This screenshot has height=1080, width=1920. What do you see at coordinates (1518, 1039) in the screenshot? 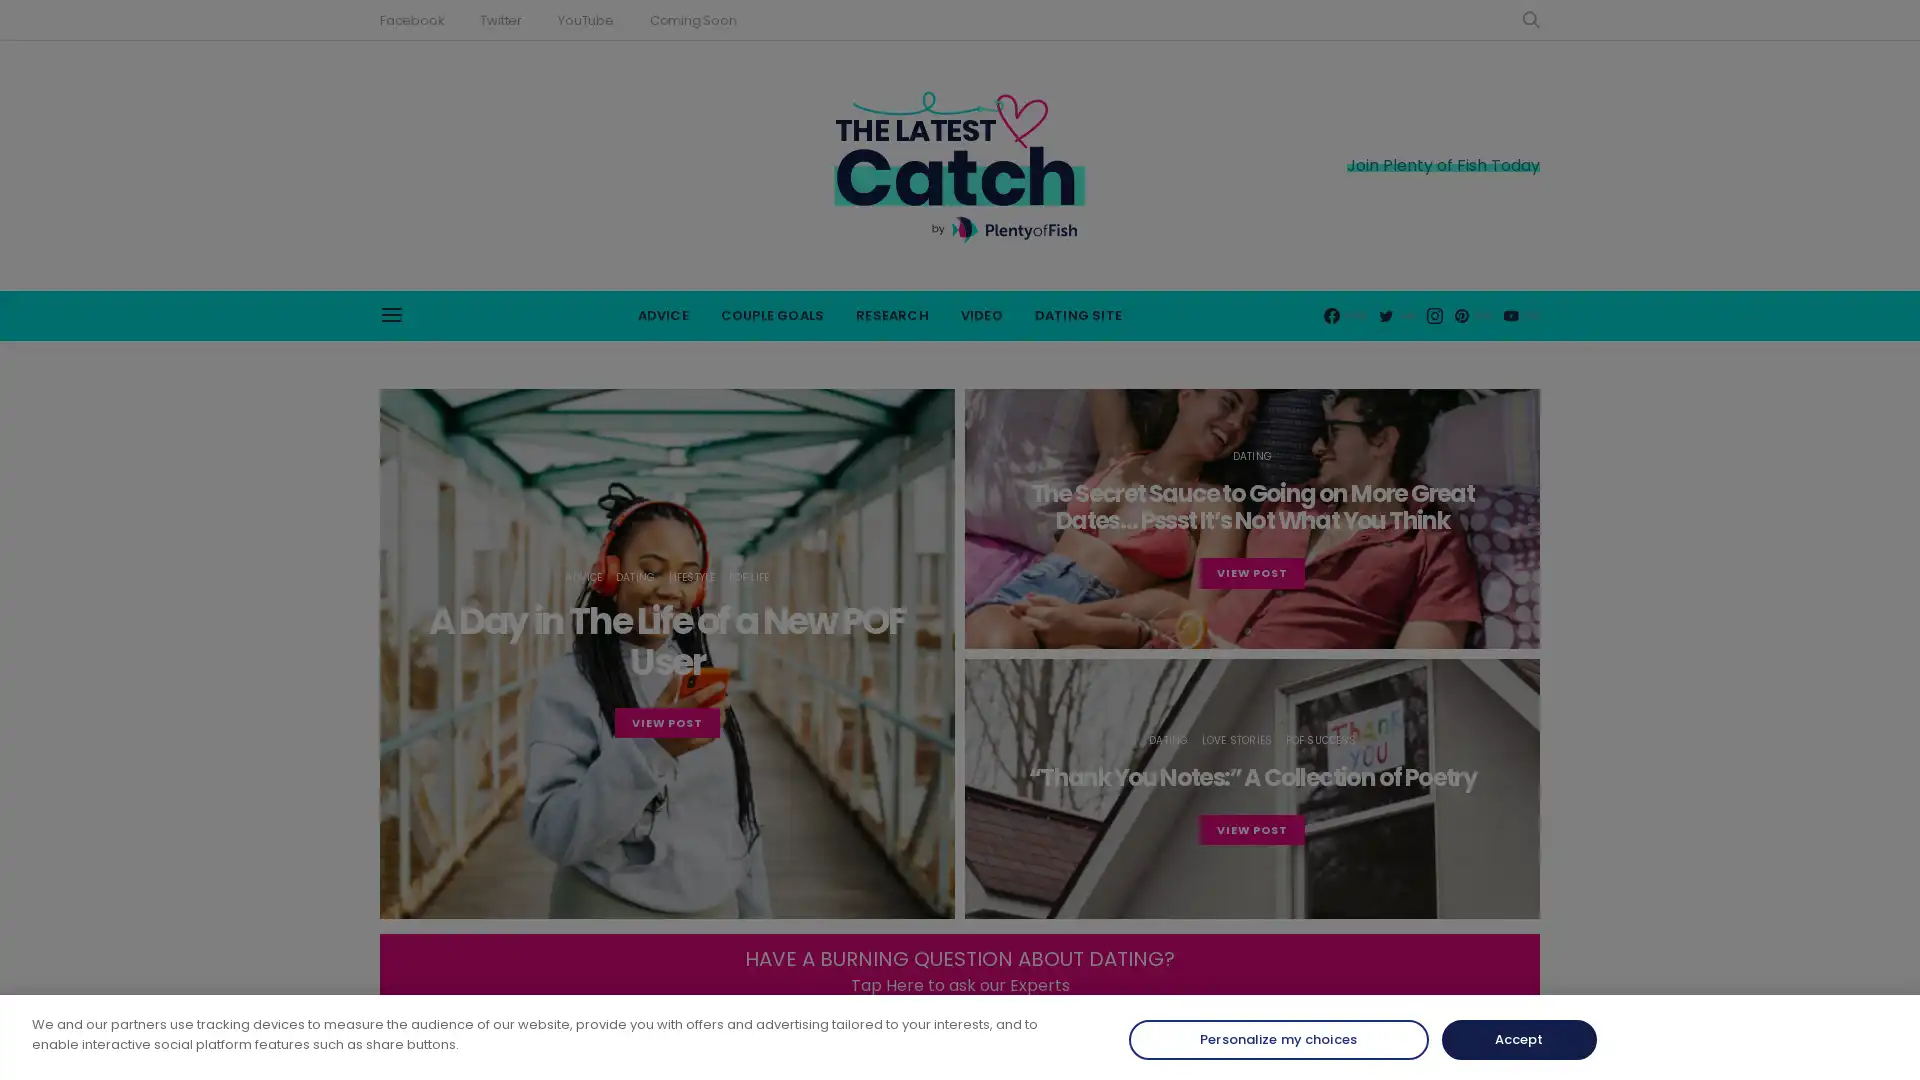
I see `Accept` at bounding box center [1518, 1039].